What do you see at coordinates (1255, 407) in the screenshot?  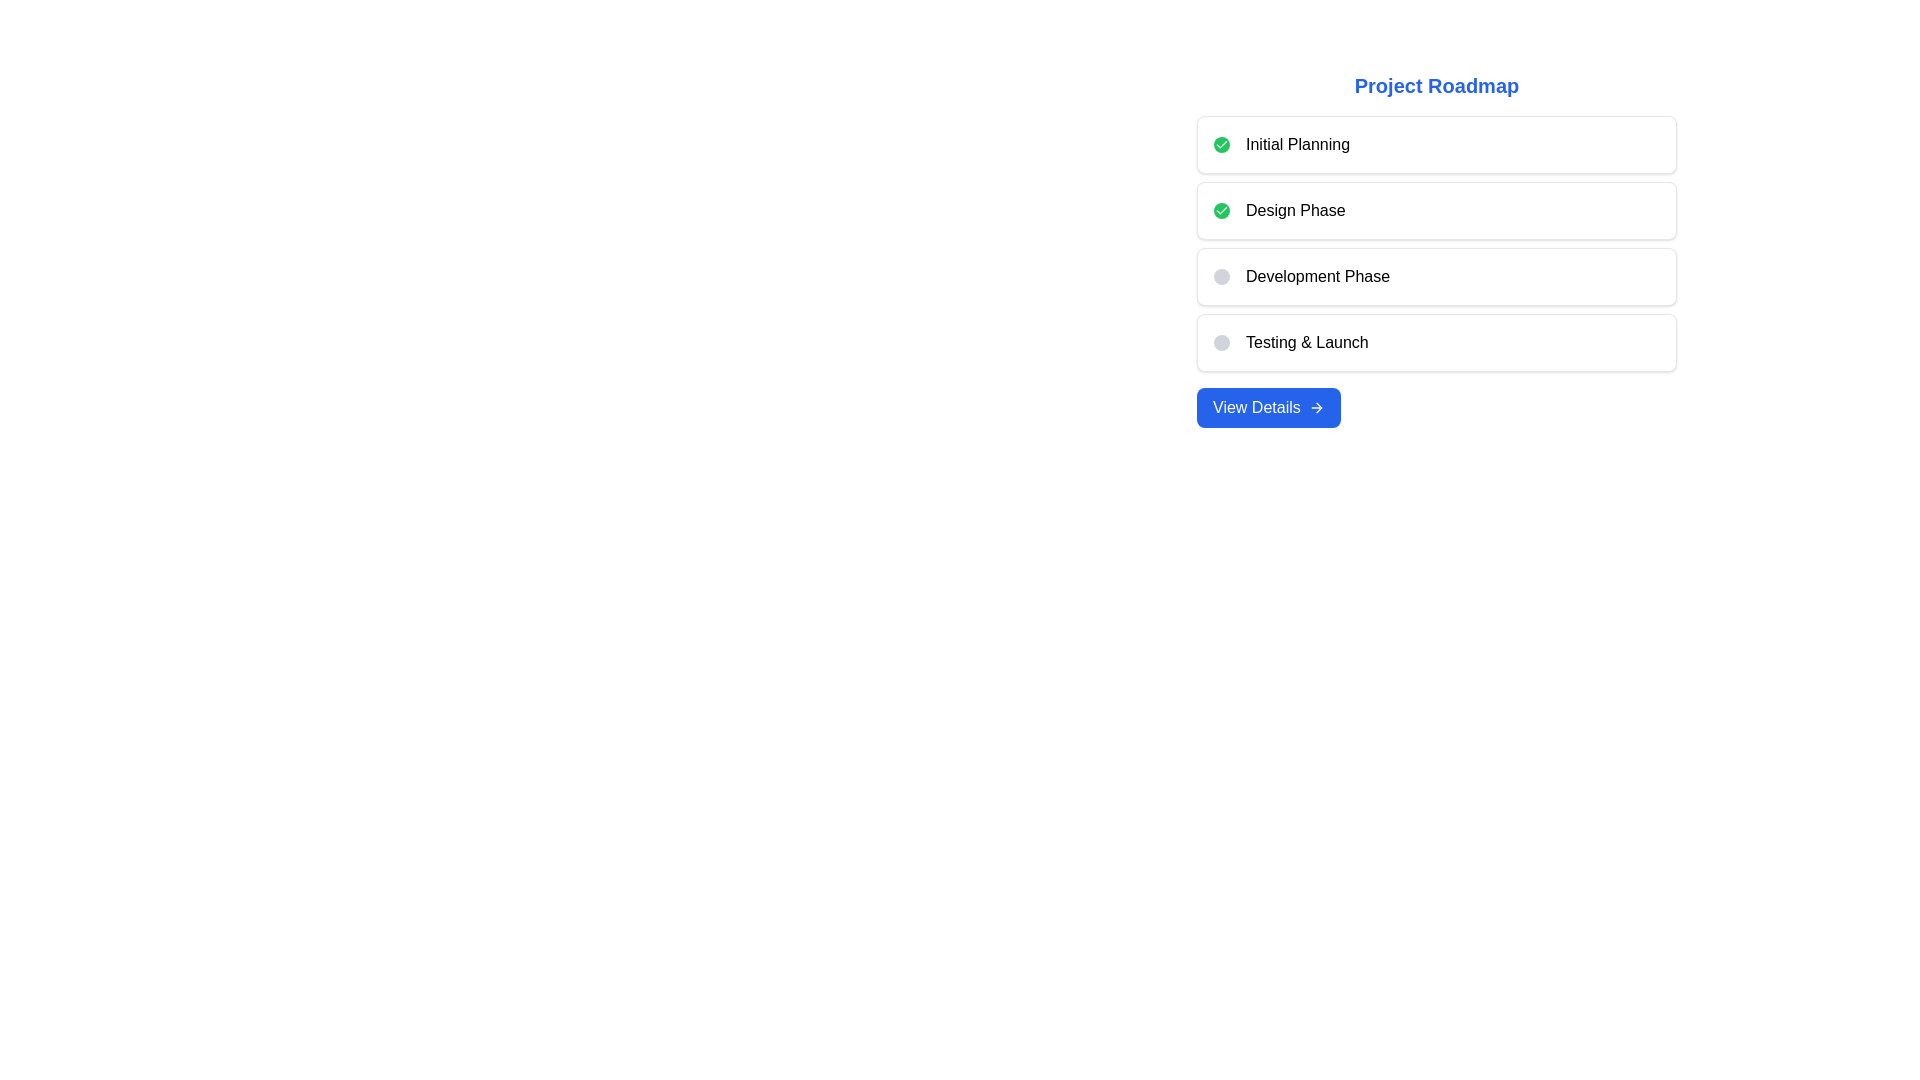 I see `text from the 'View Details' label, which is styled with white text on a blue background and is part of a button-like design located towards the left side of the button, beneath the project roadmap` at bounding box center [1255, 407].